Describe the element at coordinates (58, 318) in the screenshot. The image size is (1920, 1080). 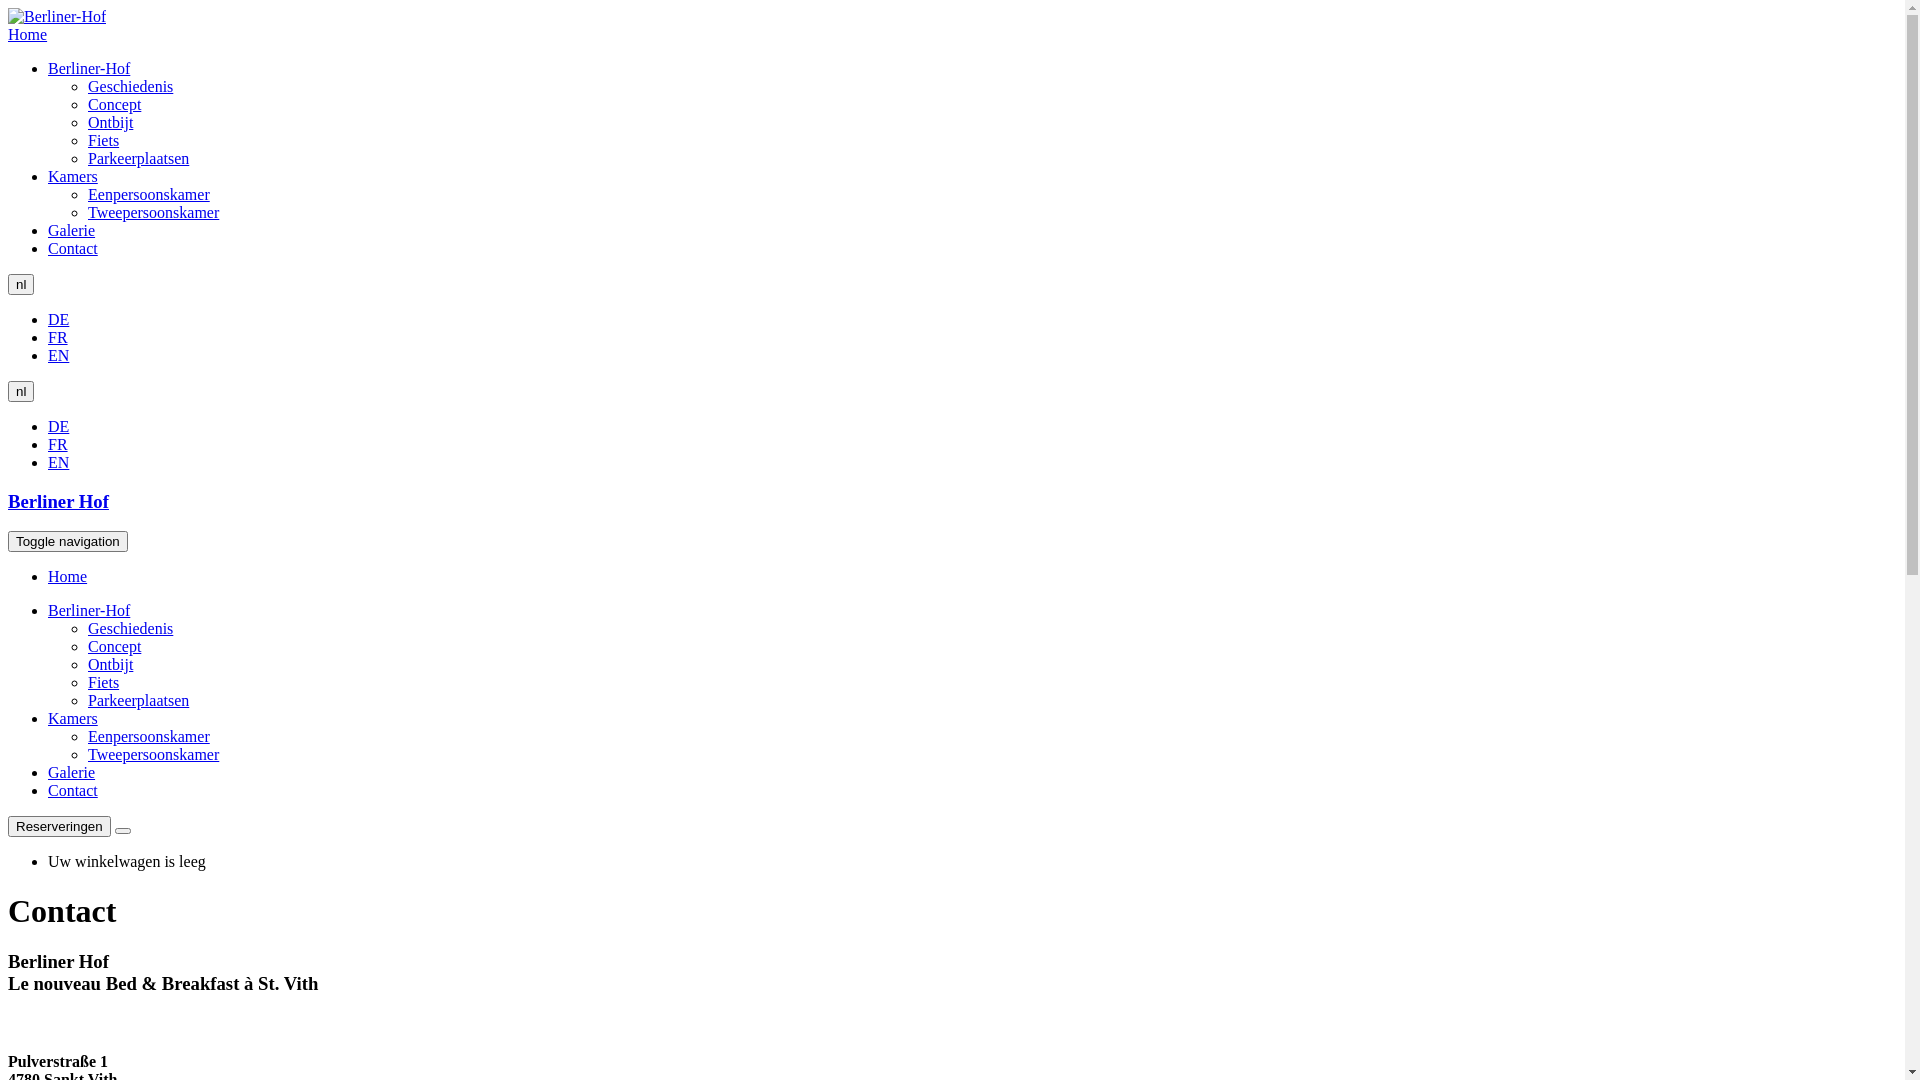
I see `'DE'` at that location.